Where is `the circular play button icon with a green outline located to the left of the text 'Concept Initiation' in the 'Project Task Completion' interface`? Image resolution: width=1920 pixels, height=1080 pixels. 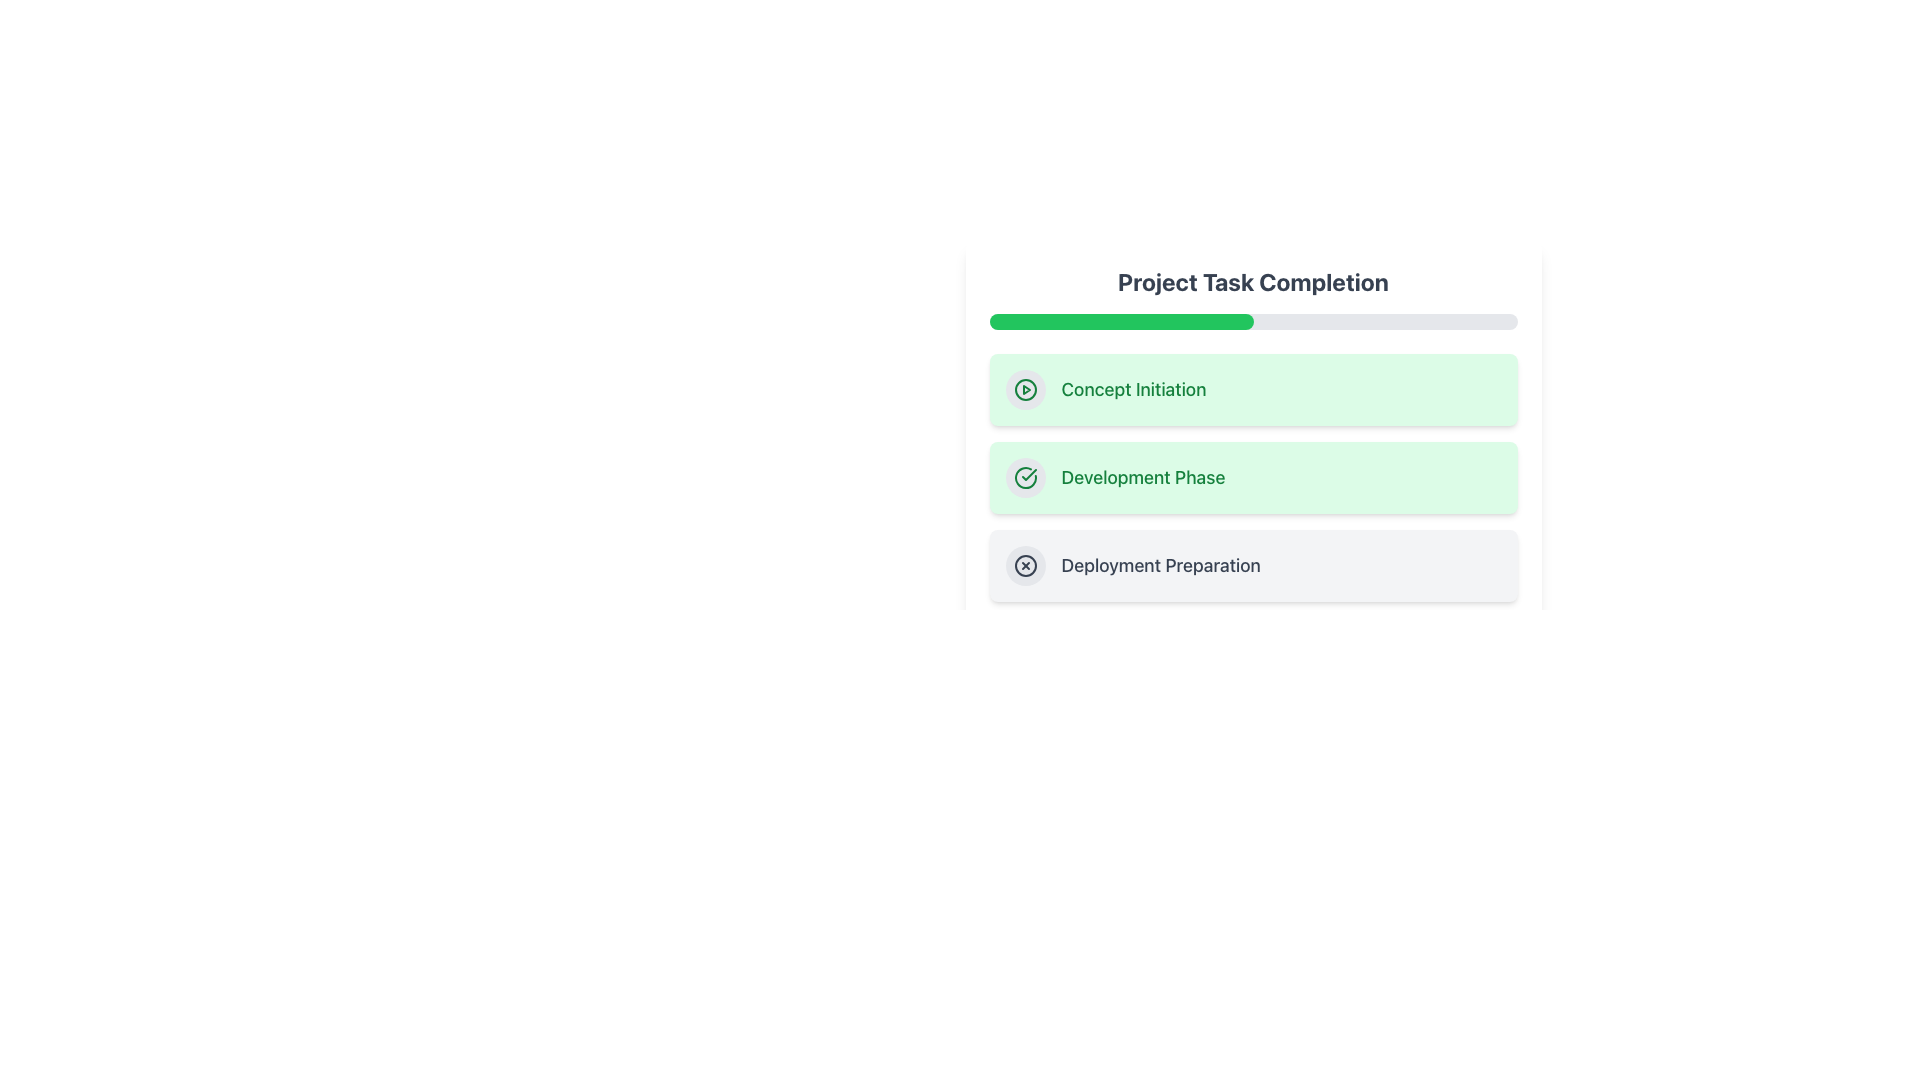 the circular play button icon with a green outline located to the left of the text 'Concept Initiation' in the 'Project Task Completion' interface is located at coordinates (1025, 389).